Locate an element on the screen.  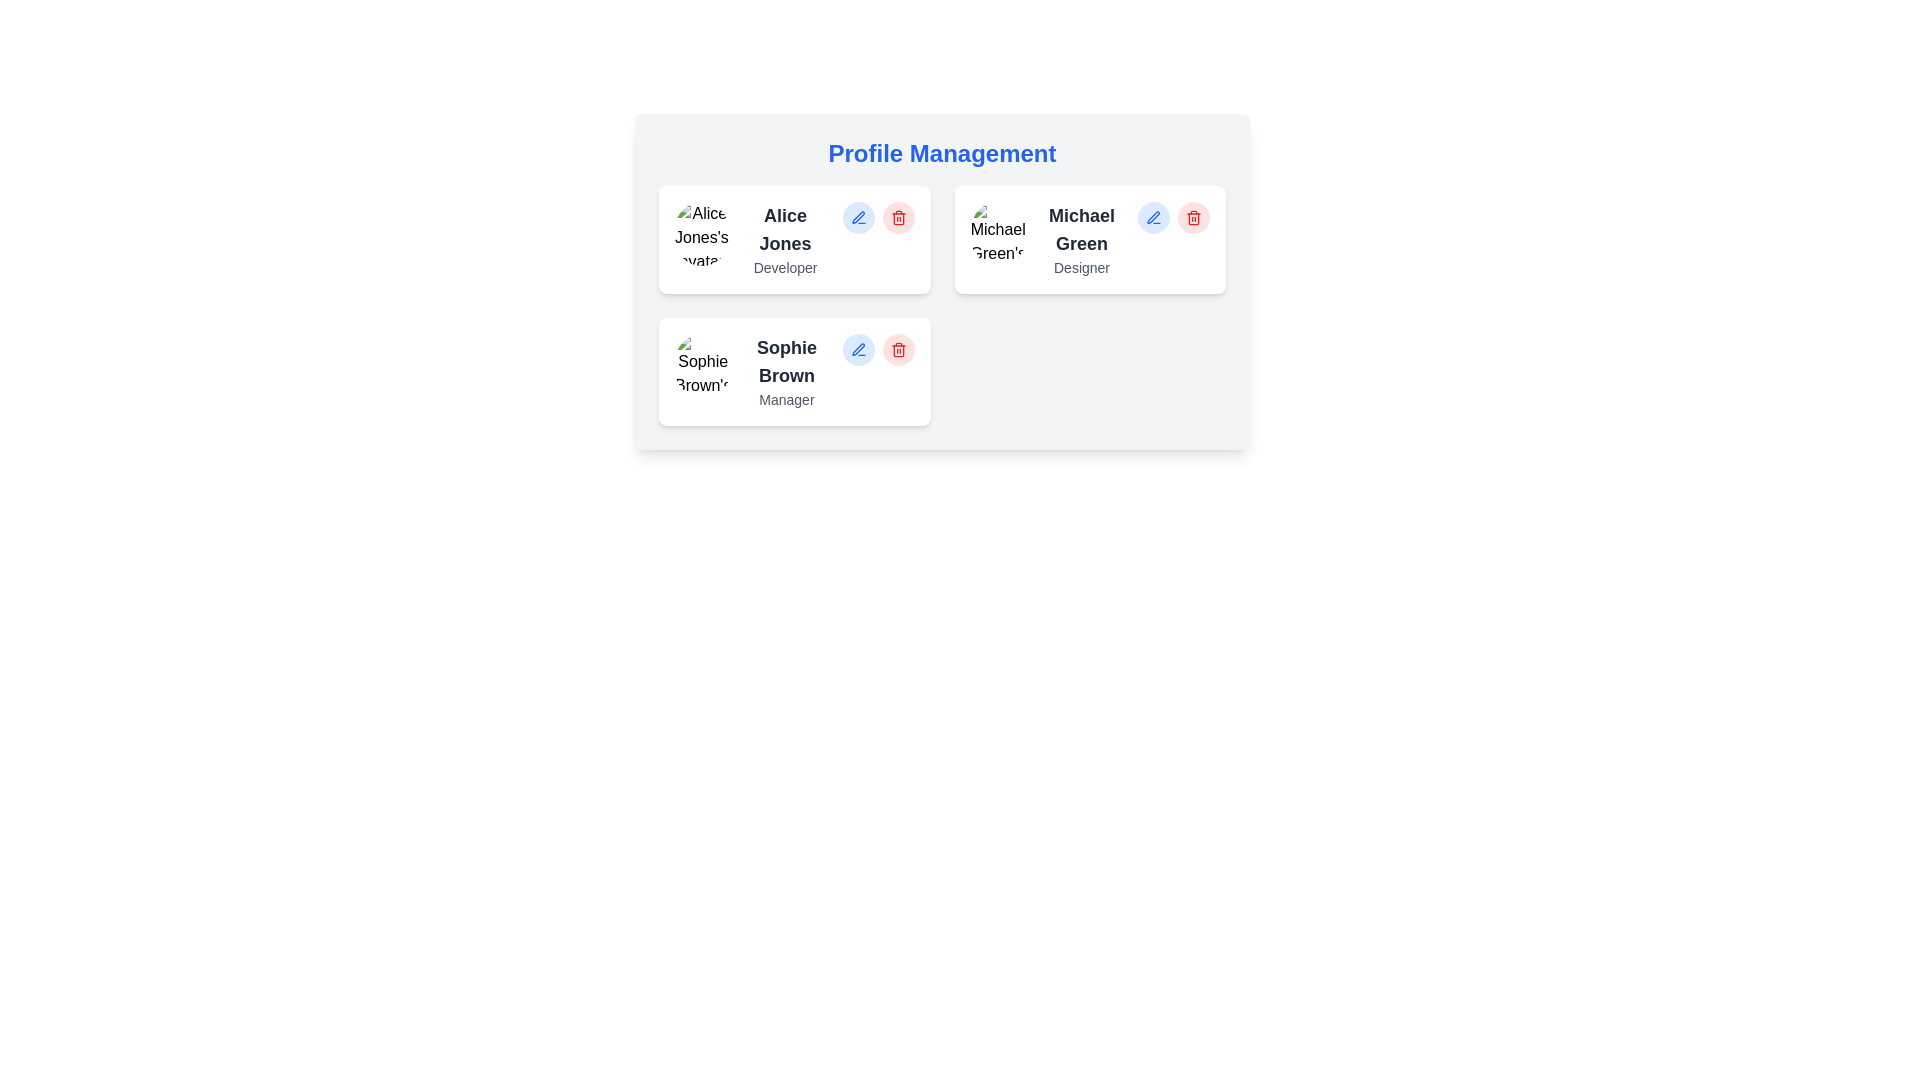
the Text label indicating the role or position of the individual displayed in the card labeled 'Alice Jones' is located at coordinates (784, 266).